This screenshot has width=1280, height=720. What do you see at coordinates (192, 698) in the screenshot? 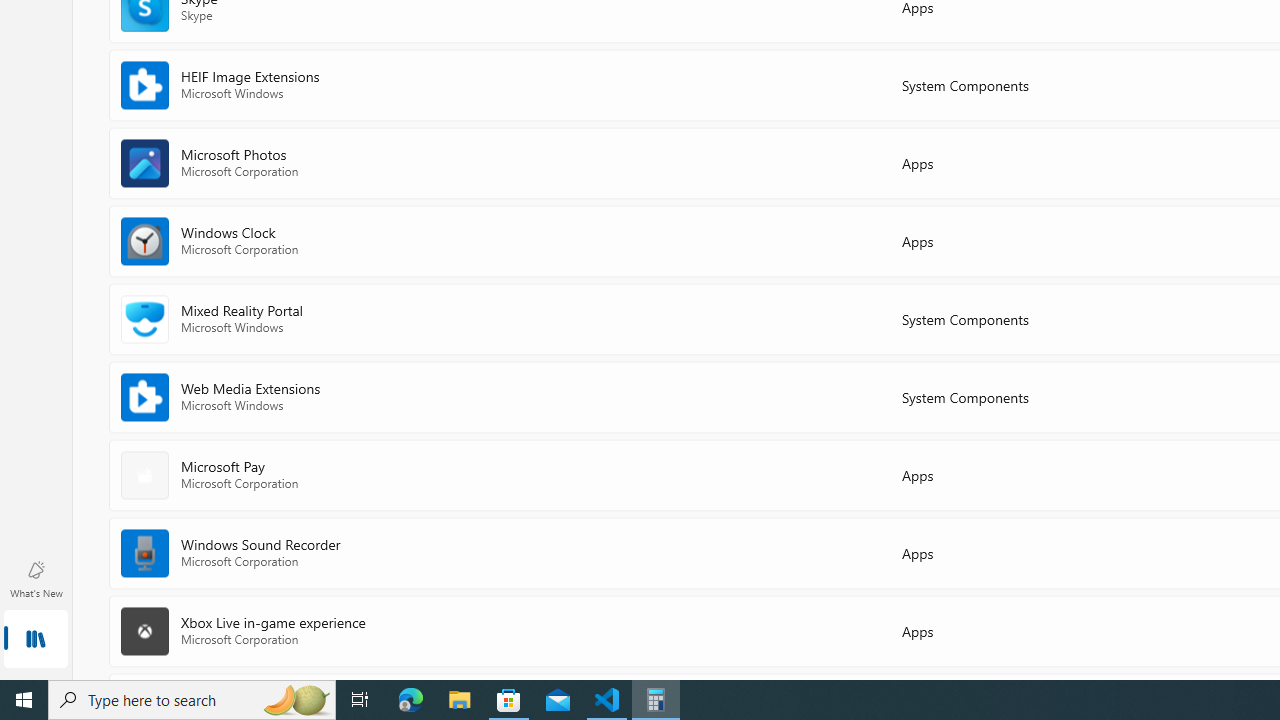
I see `'Type here to search'` at bounding box center [192, 698].